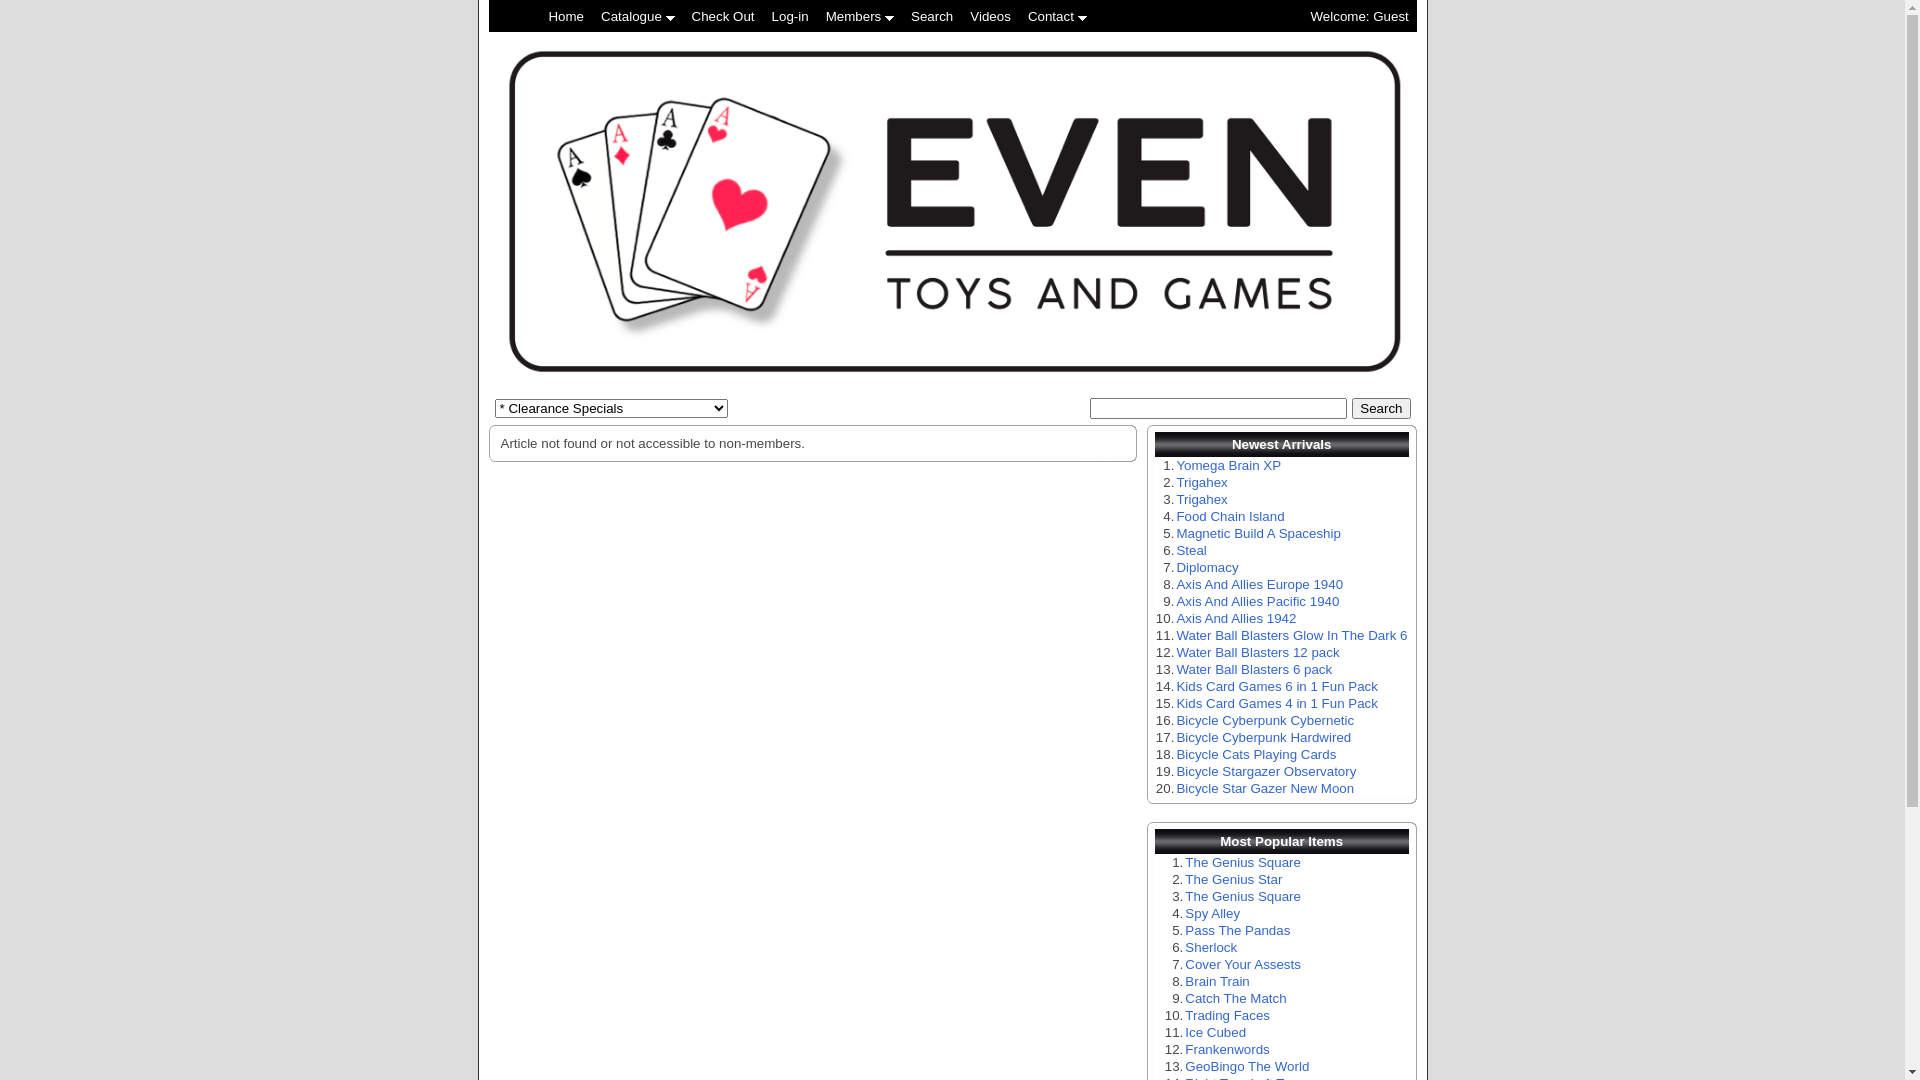 This screenshot has width=1920, height=1080. What do you see at coordinates (1209, 946) in the screenshot?
I see `'Sherlock'` at bounding box center [1209, 946].